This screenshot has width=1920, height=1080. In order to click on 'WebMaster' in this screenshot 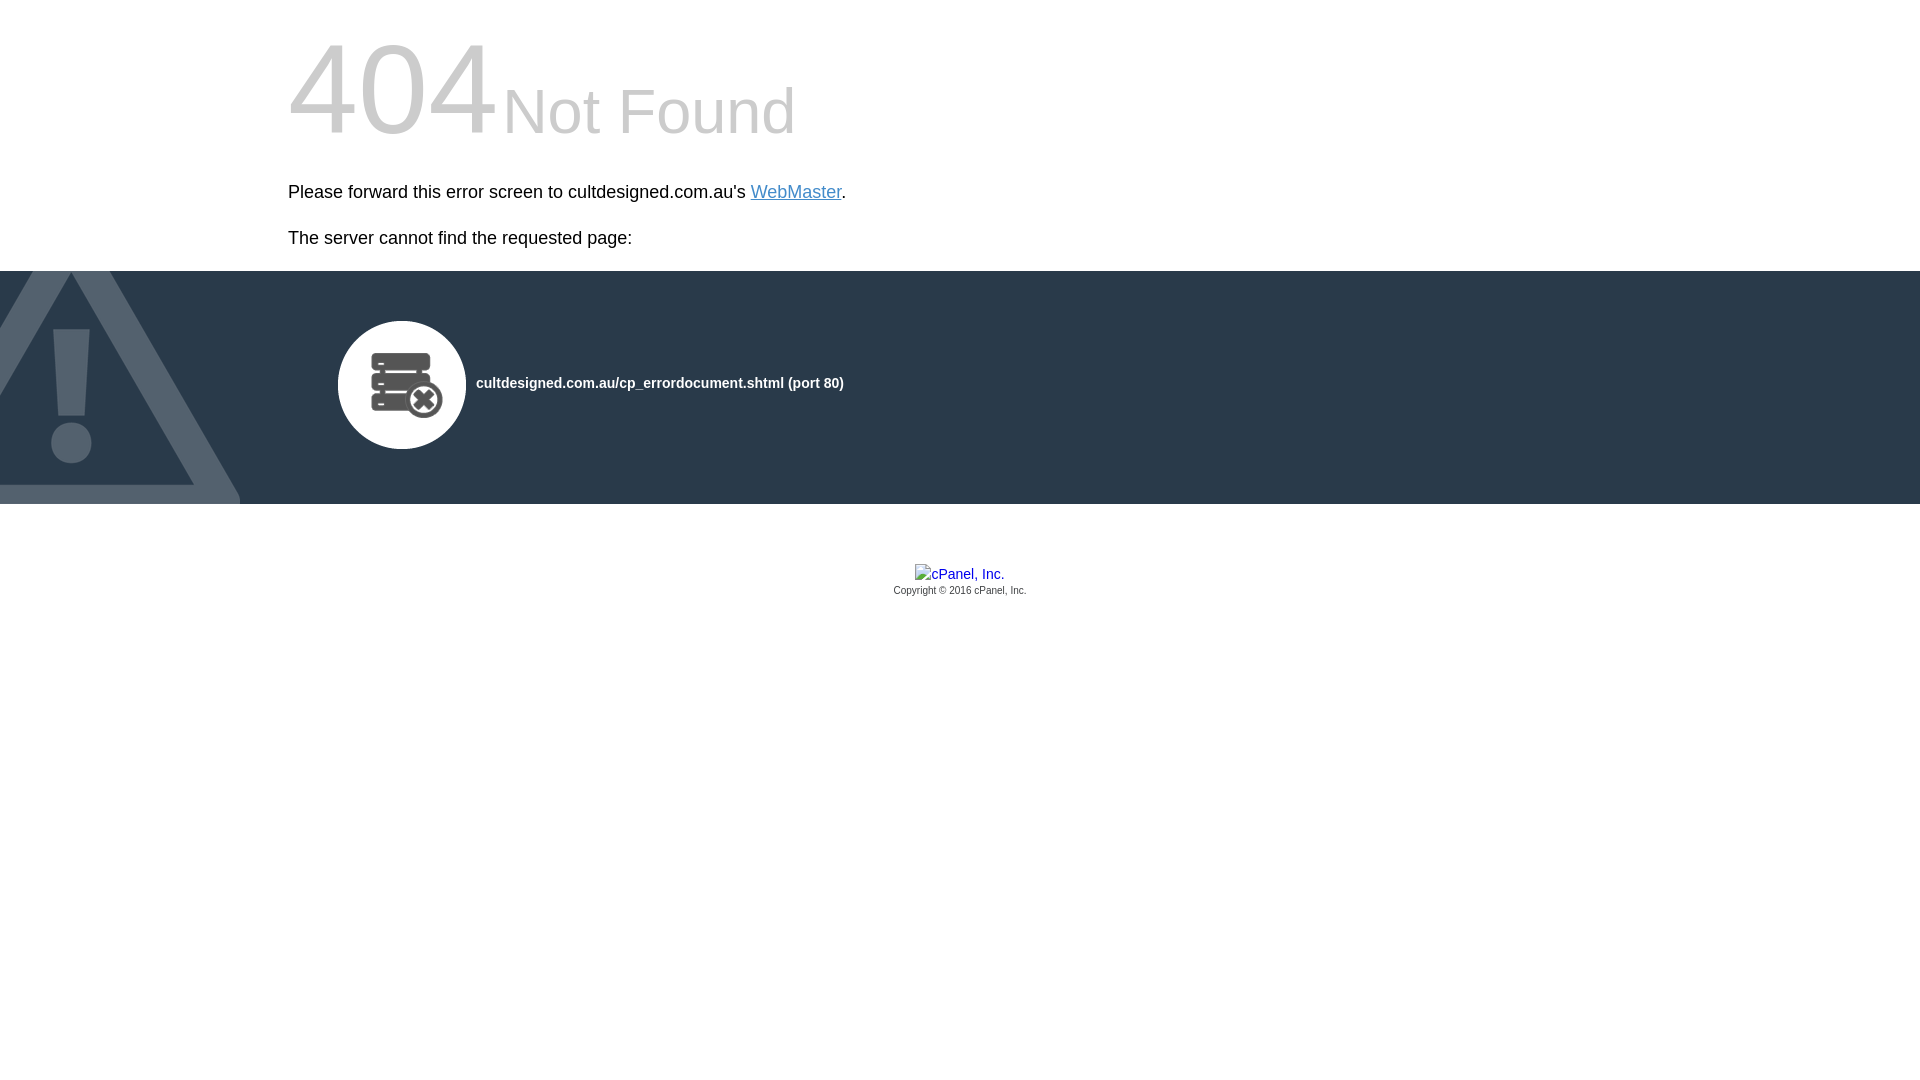, I will do `click(795, 192)`.